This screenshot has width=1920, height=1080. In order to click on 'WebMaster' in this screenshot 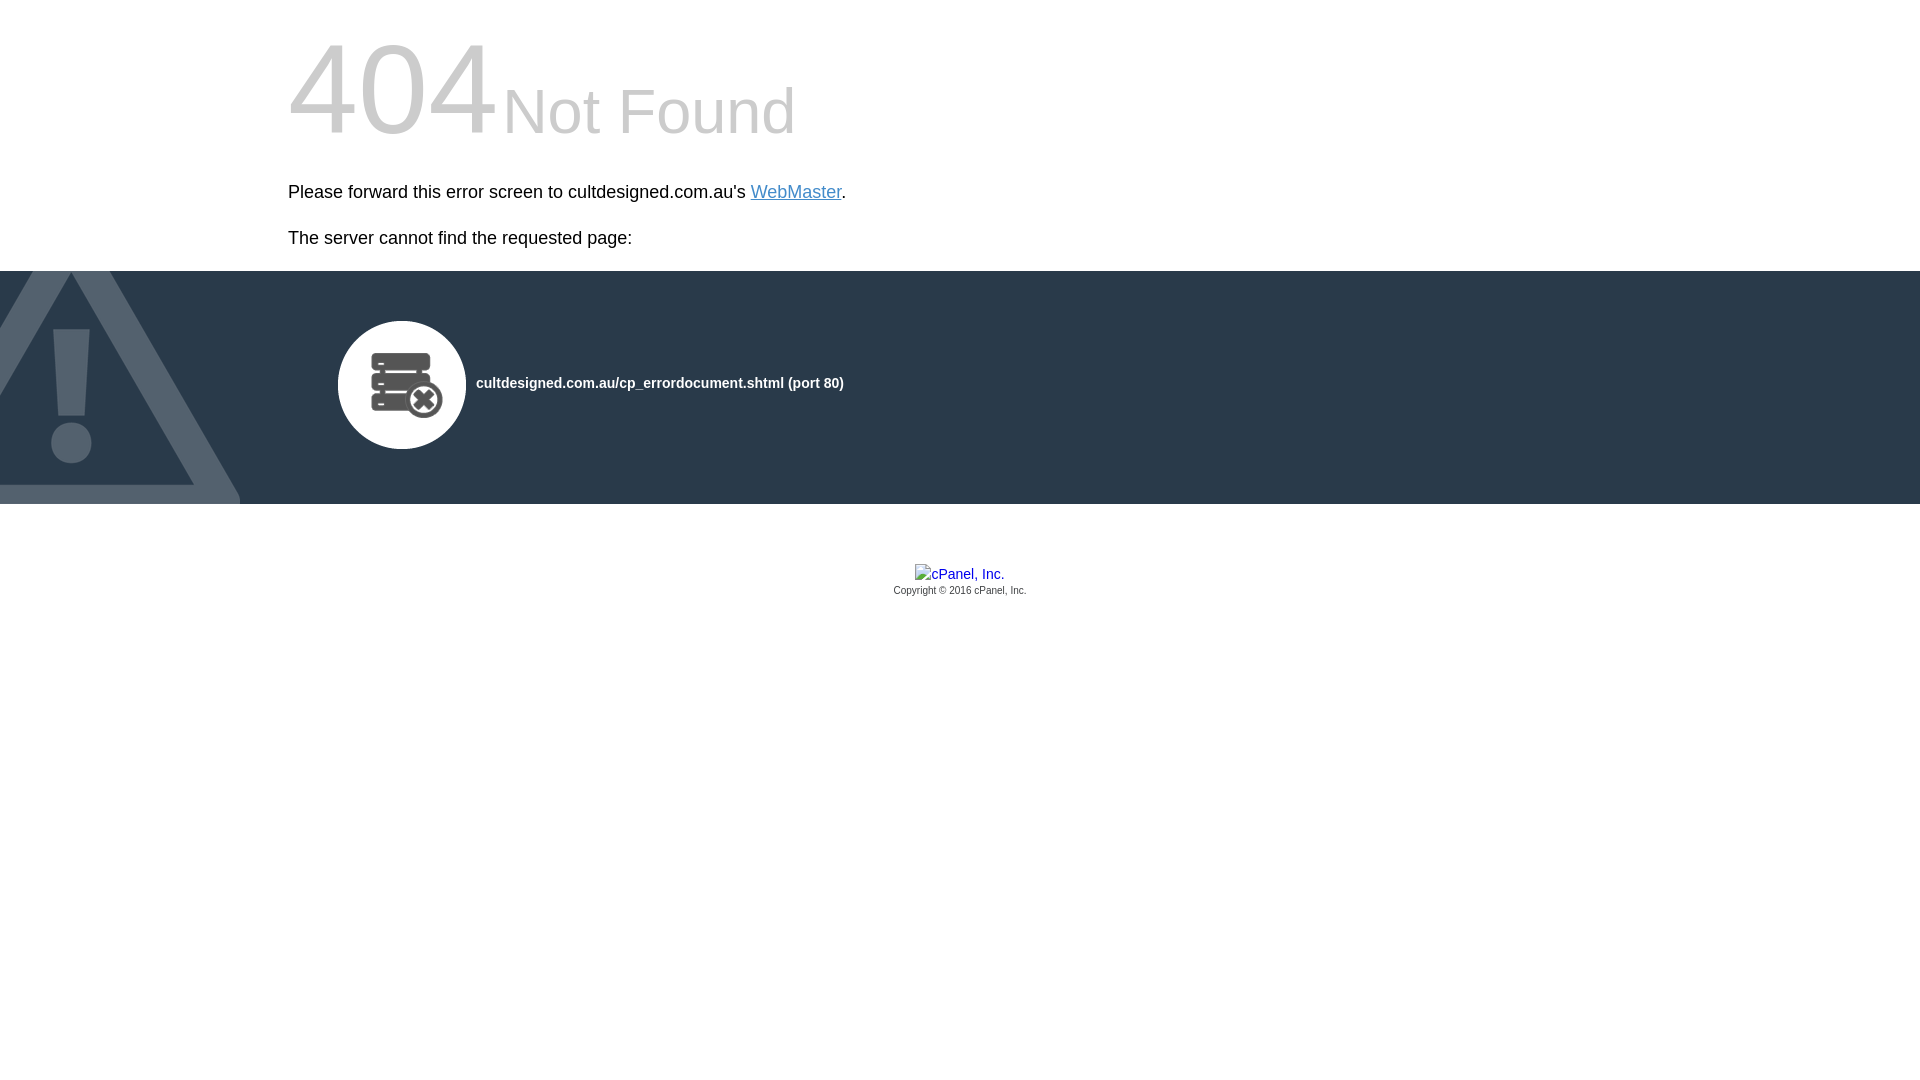, I will do `click(795, 192)`.